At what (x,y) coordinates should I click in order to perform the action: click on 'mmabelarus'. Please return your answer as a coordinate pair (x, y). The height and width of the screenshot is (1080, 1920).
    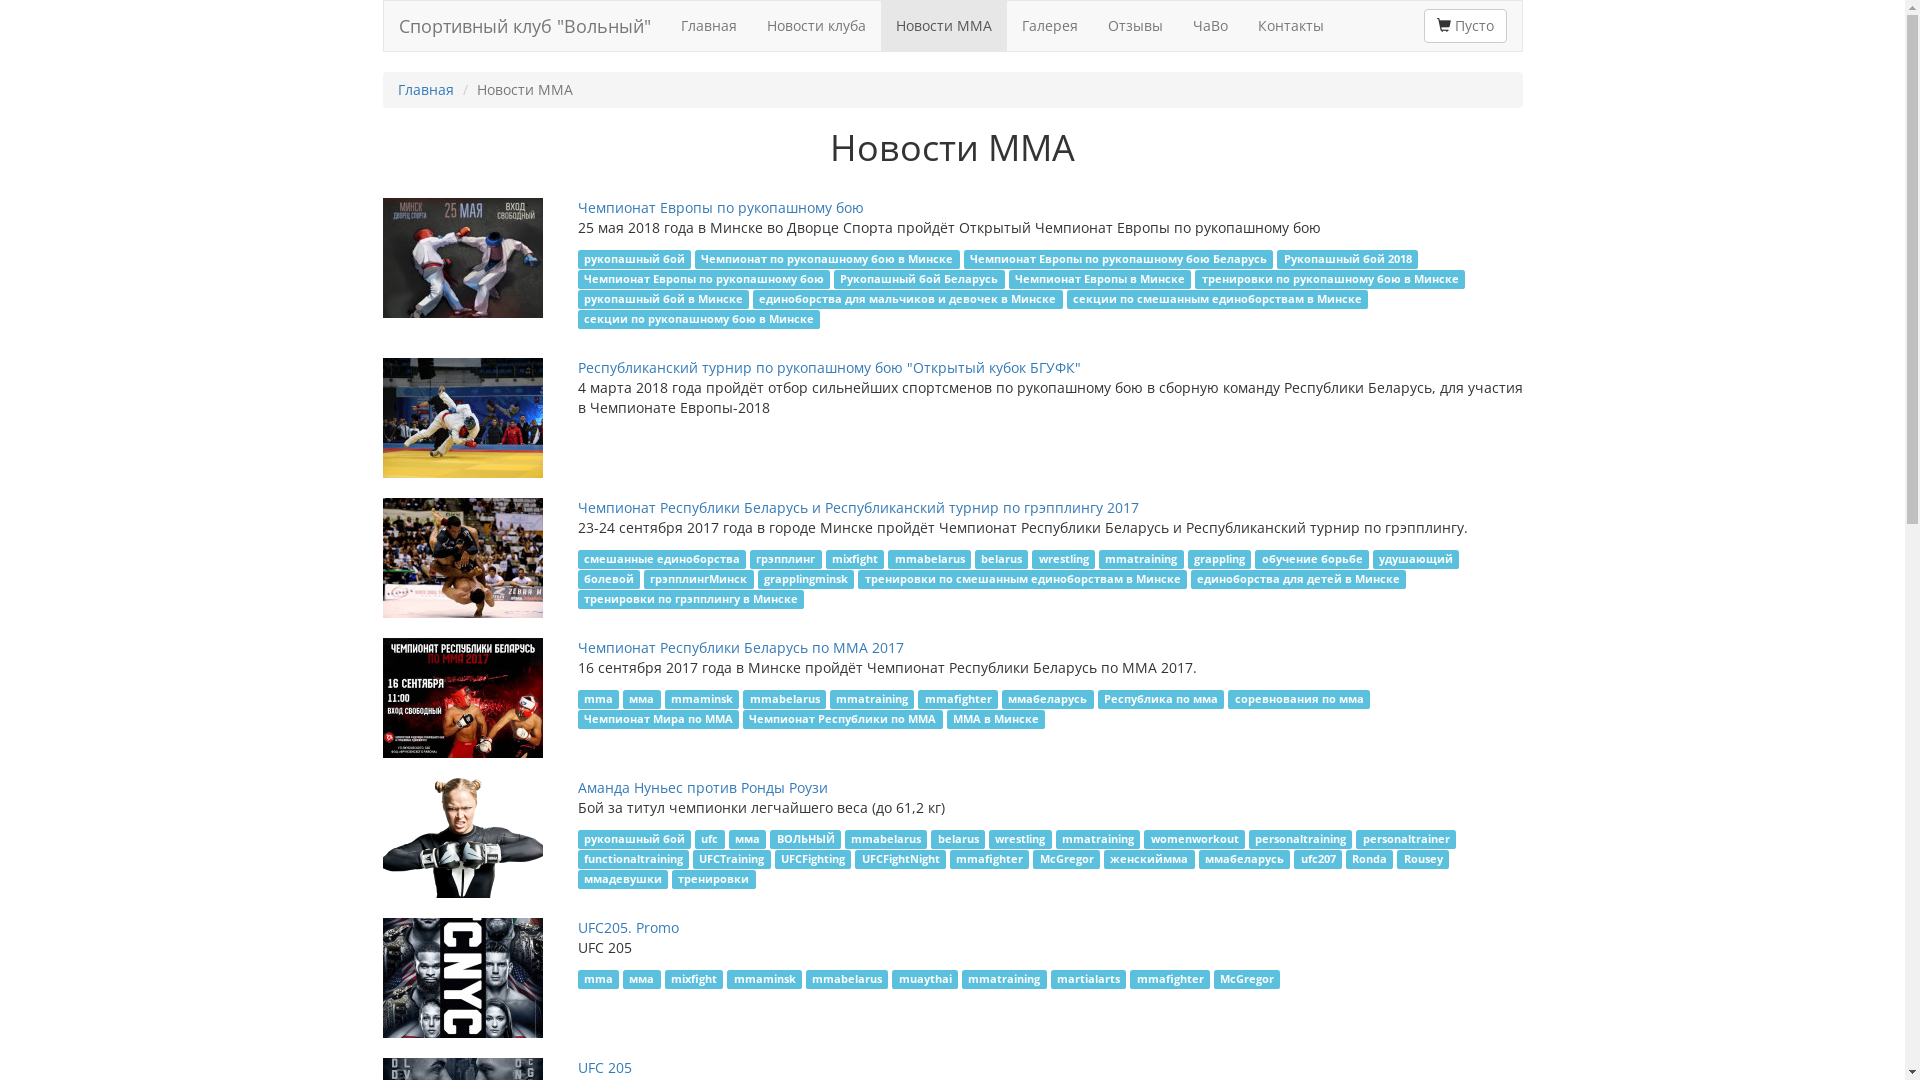
    Looking at the image, I should click on (887, 559).